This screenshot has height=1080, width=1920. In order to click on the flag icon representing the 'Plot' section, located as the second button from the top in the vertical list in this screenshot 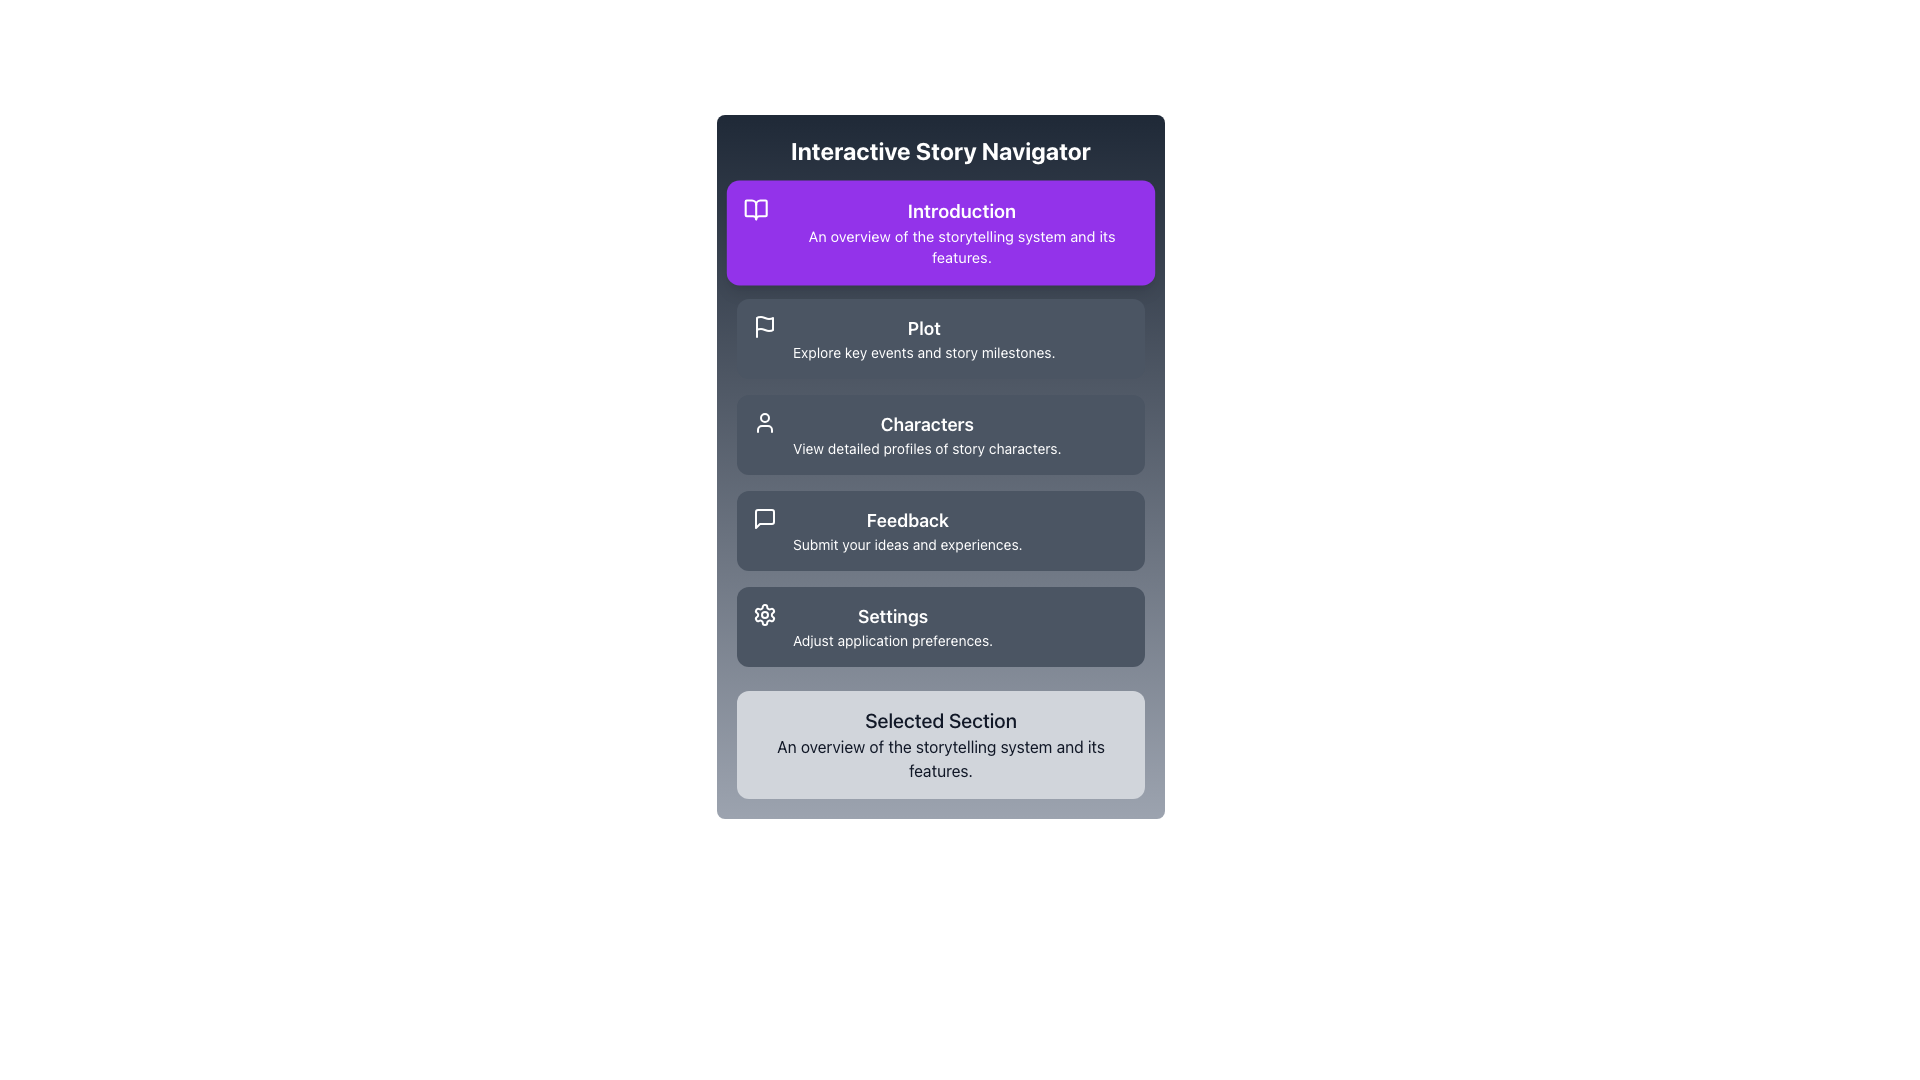, I will do `click(763, 326)`.